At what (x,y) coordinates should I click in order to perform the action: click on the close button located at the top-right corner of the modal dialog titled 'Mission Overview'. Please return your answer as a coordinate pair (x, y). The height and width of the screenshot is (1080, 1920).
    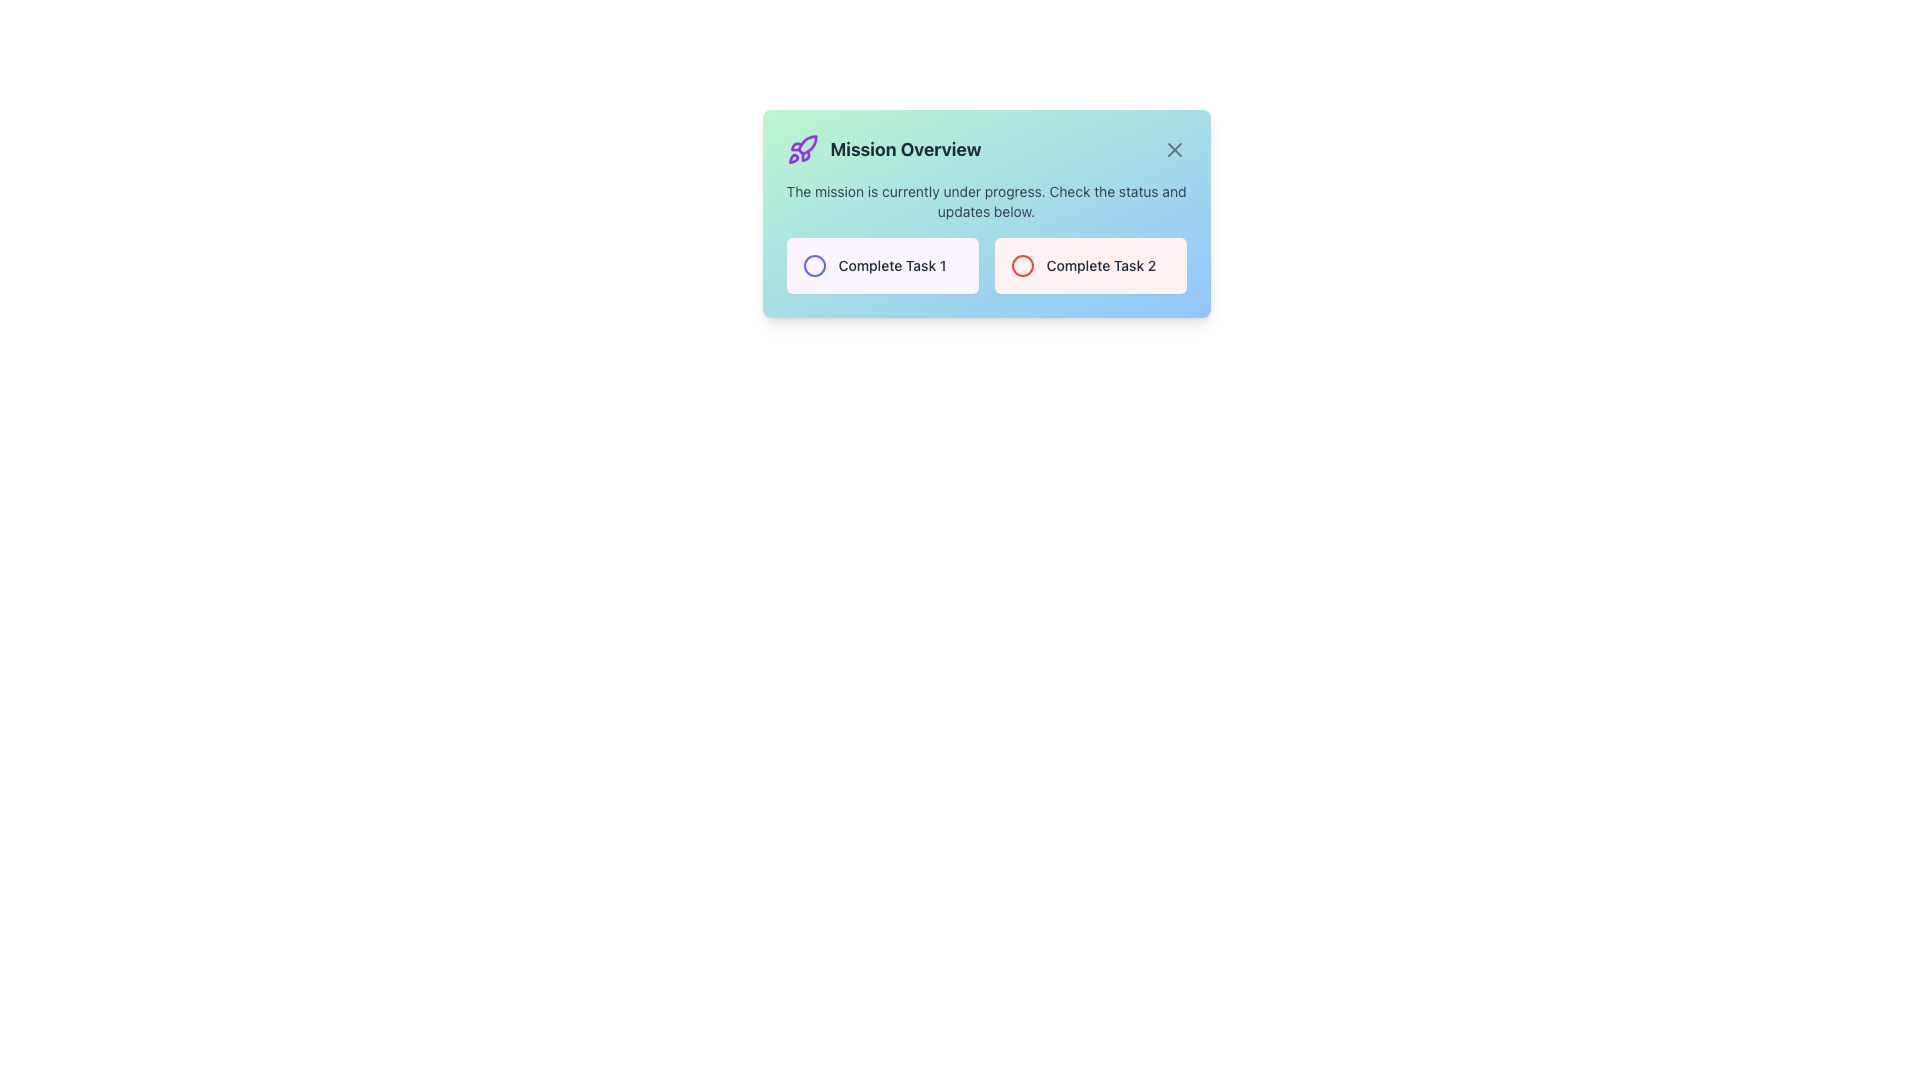
    Looking at the image, I should click on (1174, 149).